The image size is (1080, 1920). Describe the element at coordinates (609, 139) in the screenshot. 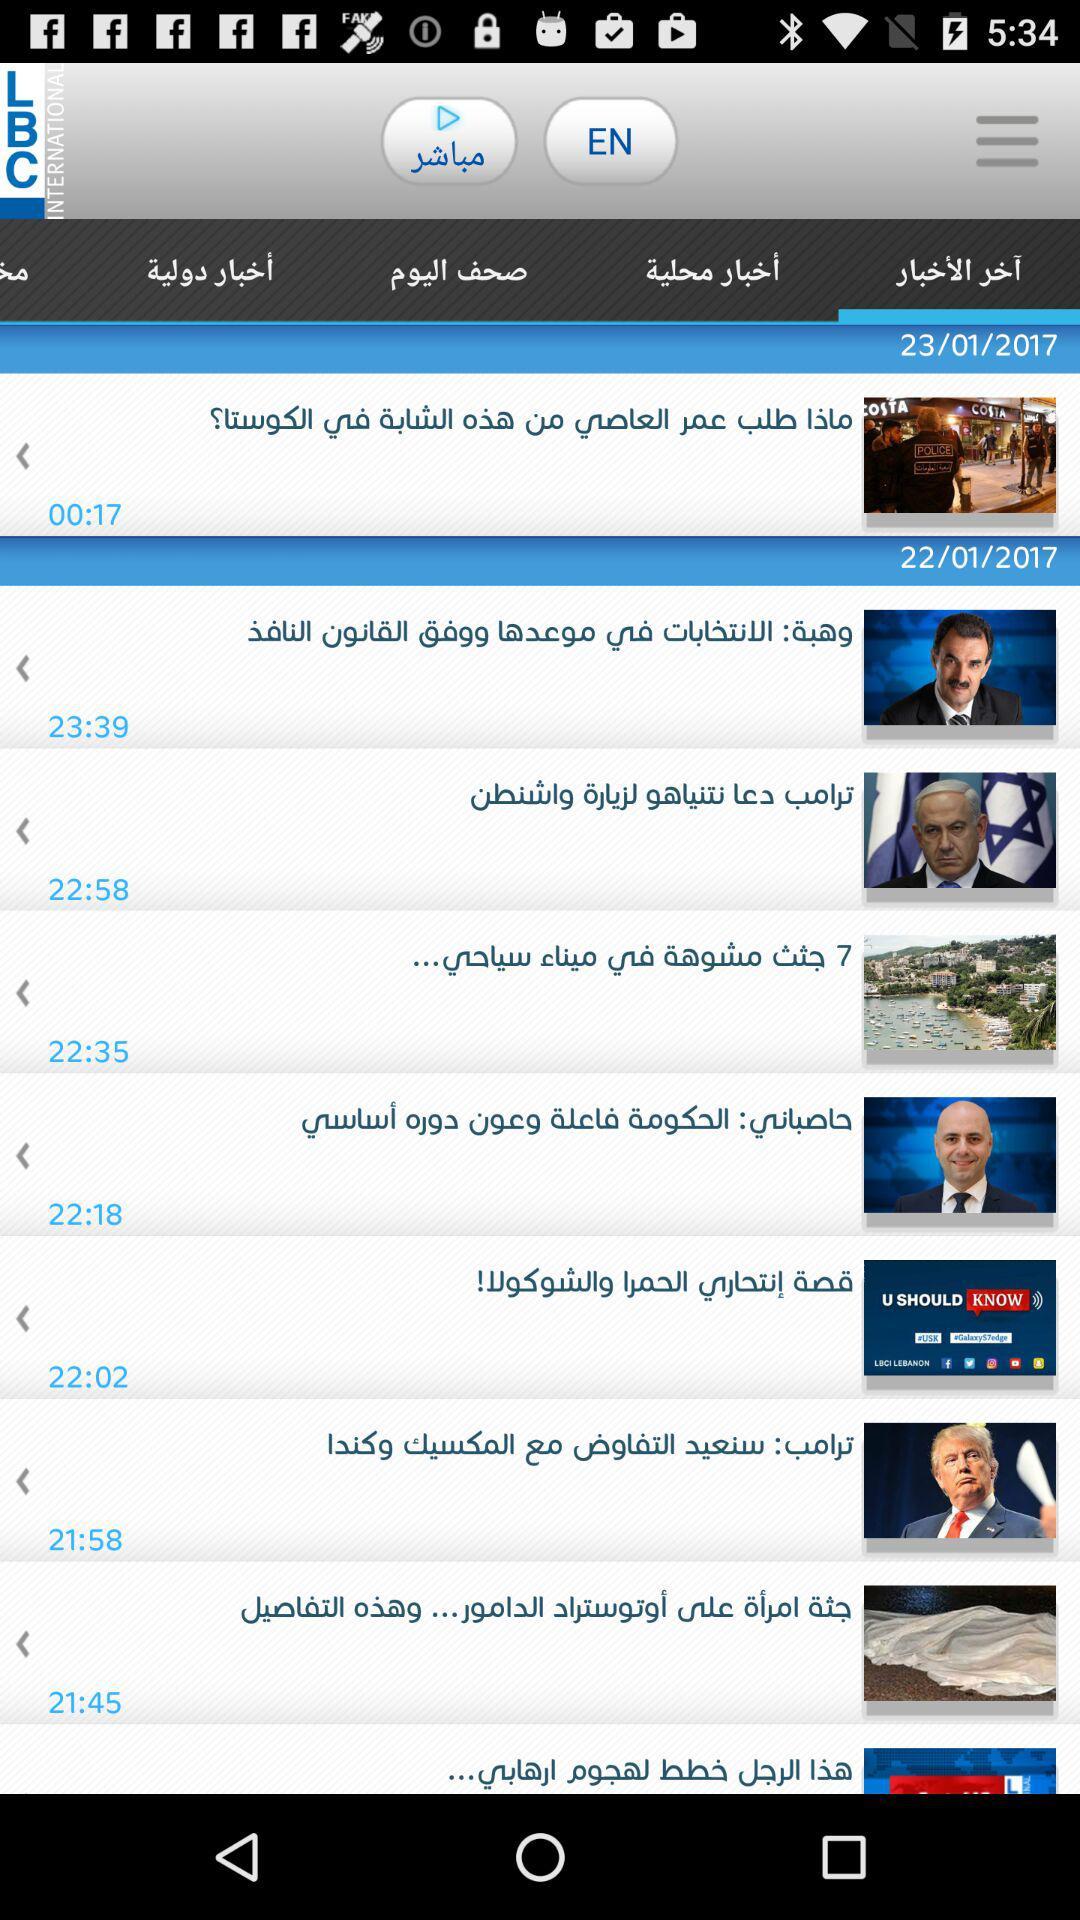

I see `the en button` at that location.